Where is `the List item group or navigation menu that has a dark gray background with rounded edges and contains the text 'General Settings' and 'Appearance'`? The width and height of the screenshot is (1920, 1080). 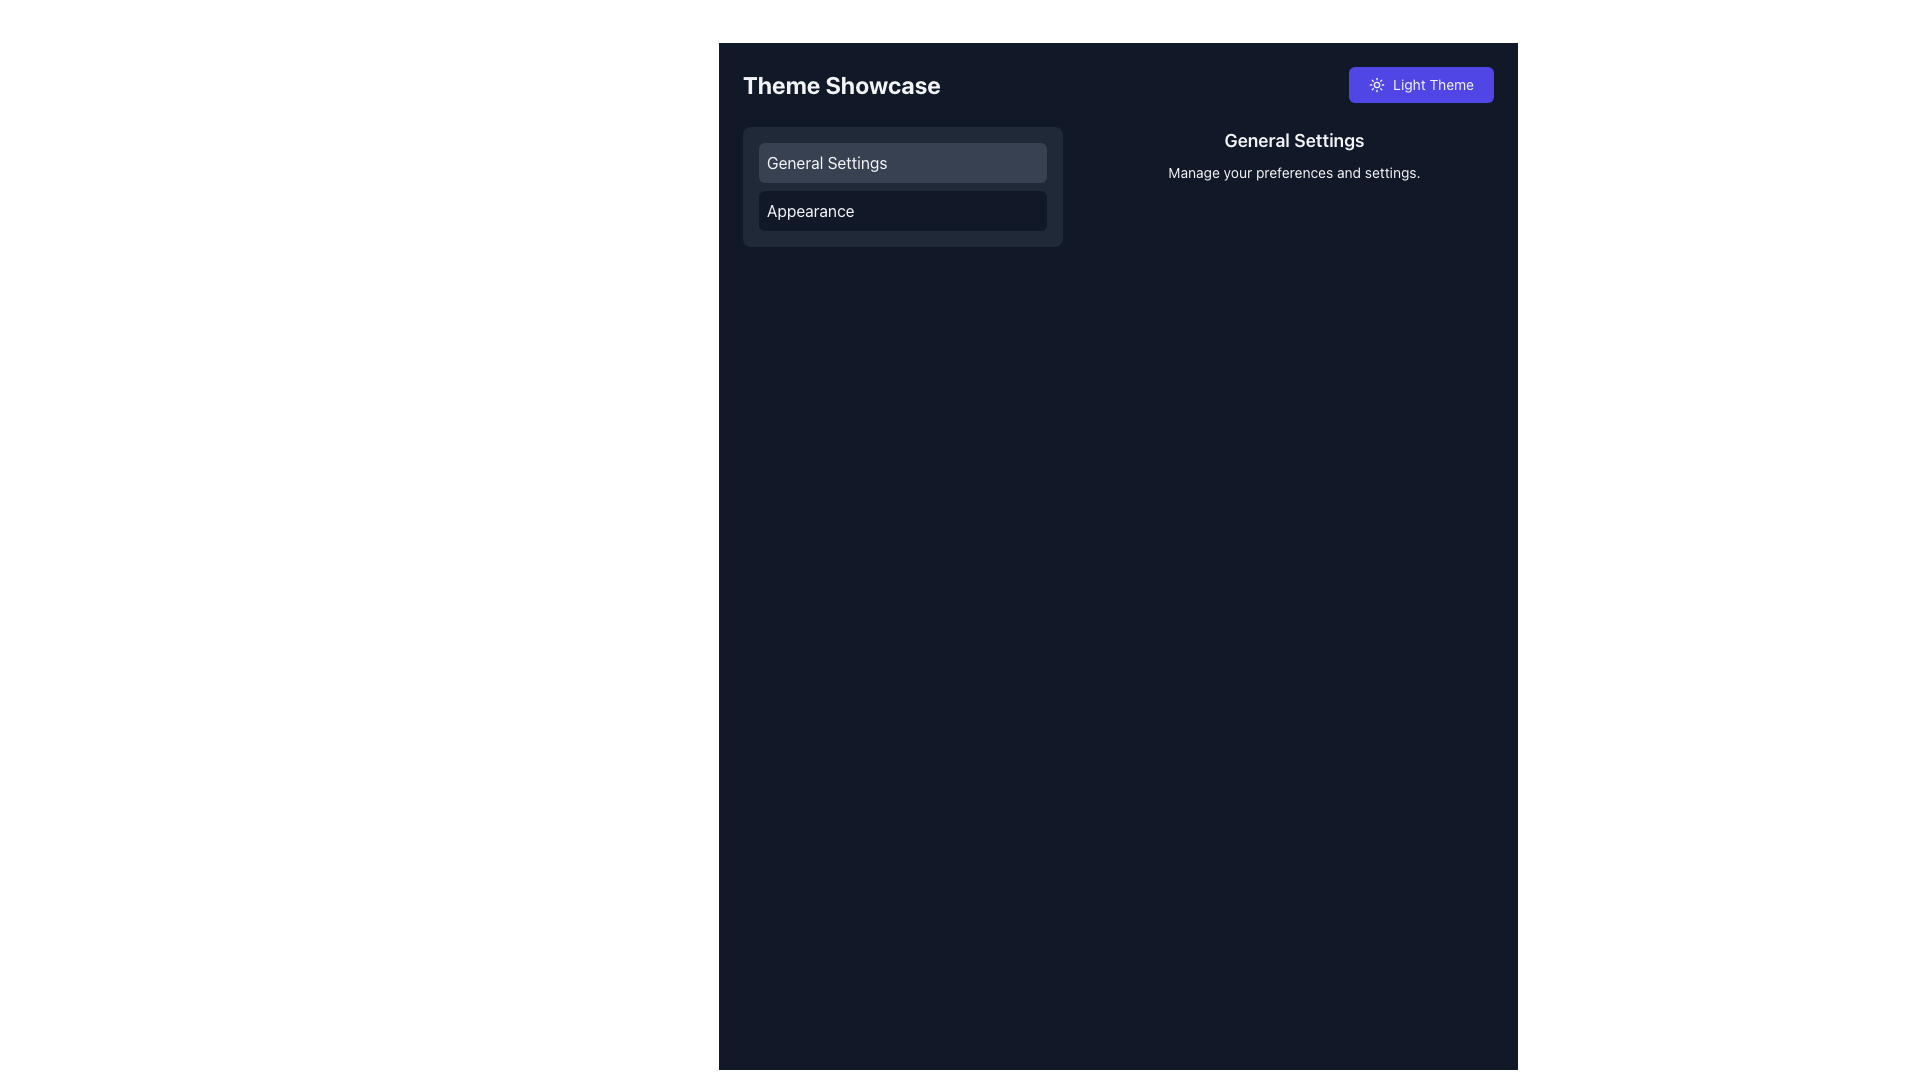 the List item group or navigation menu that has a dark gray background with rounded edges and contains the text 'General Settings' and 'Appearance' is located at coordinates (901, 186).